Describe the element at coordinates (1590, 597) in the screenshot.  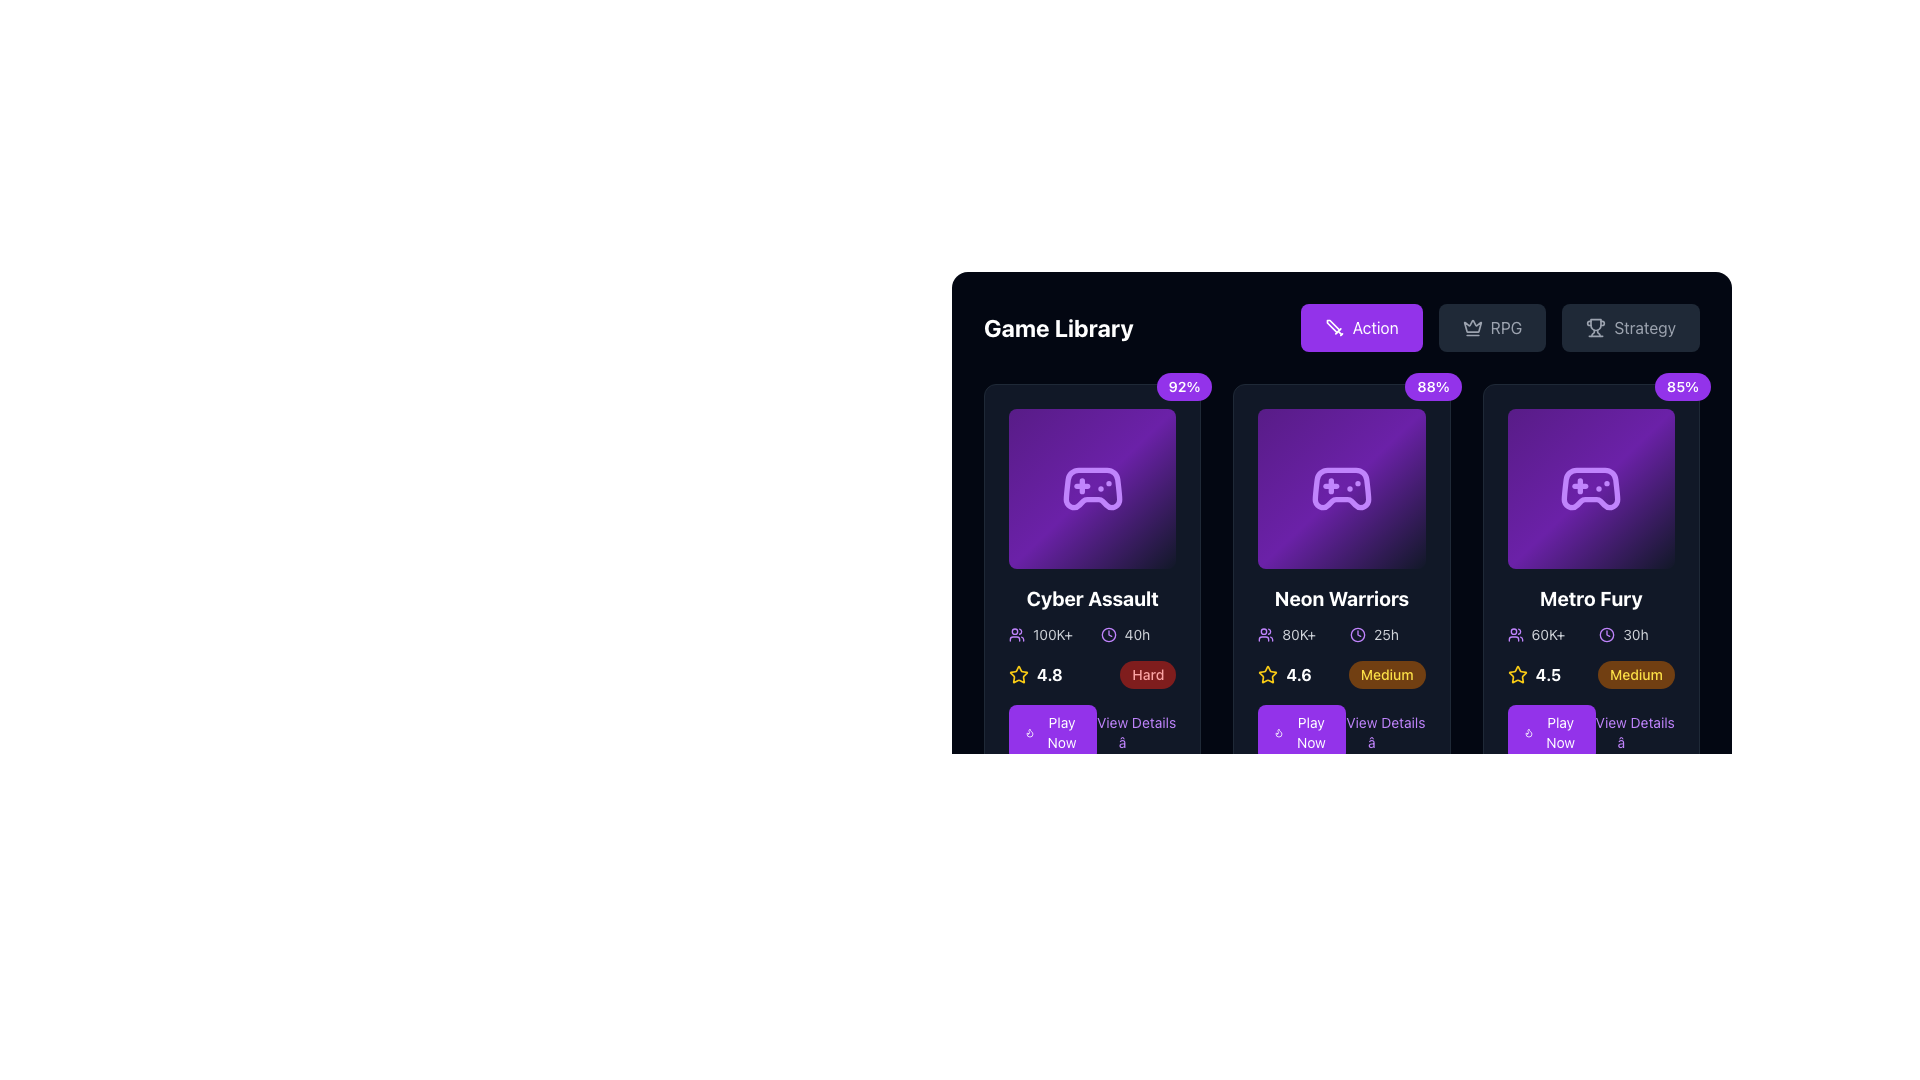
I see `the text label serving as the title for the game 'Metro Fury', which is located in the Game Library section as the third card in a horizontal sequence, positioned below the game icon` at that location.